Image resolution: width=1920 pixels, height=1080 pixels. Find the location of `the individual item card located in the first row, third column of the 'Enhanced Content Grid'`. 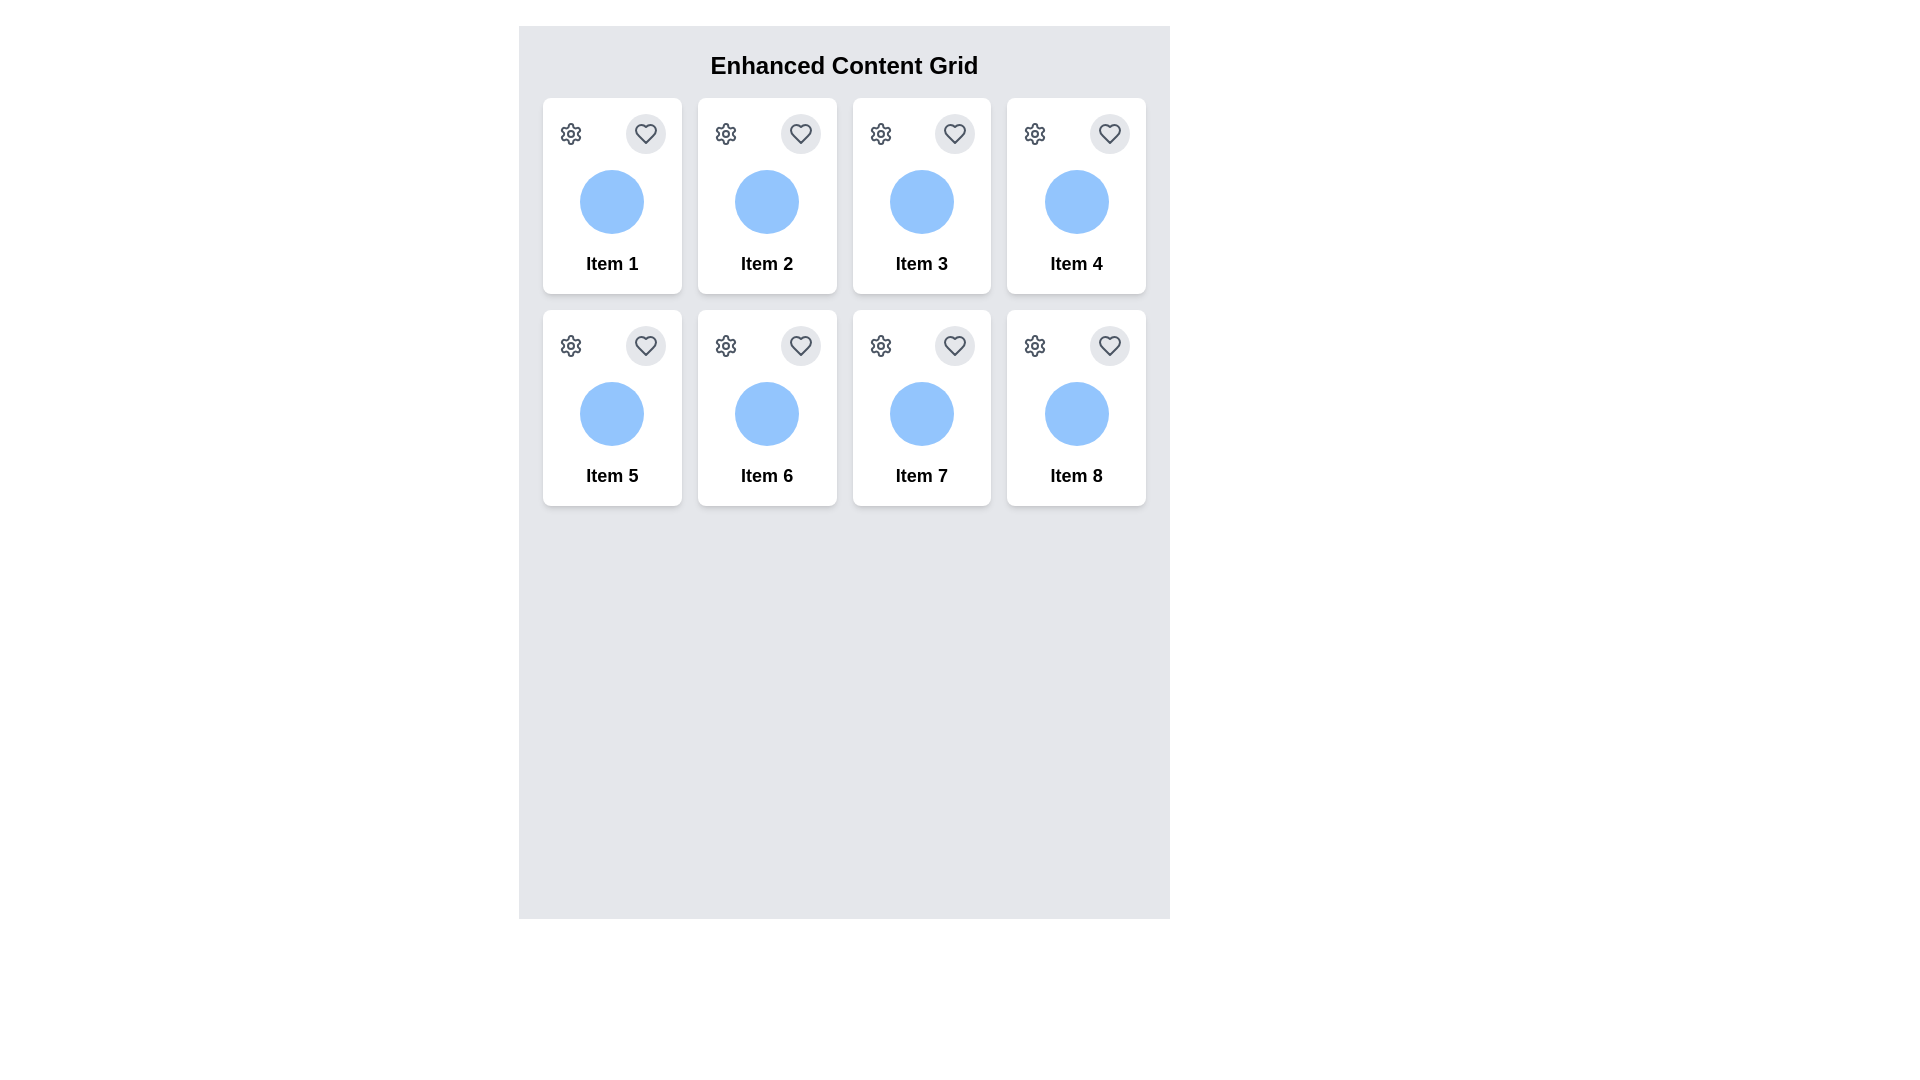

the individual item card located in the first row, third column of the 'Enhanced Content Grid' is located at coordinates (920, 196).